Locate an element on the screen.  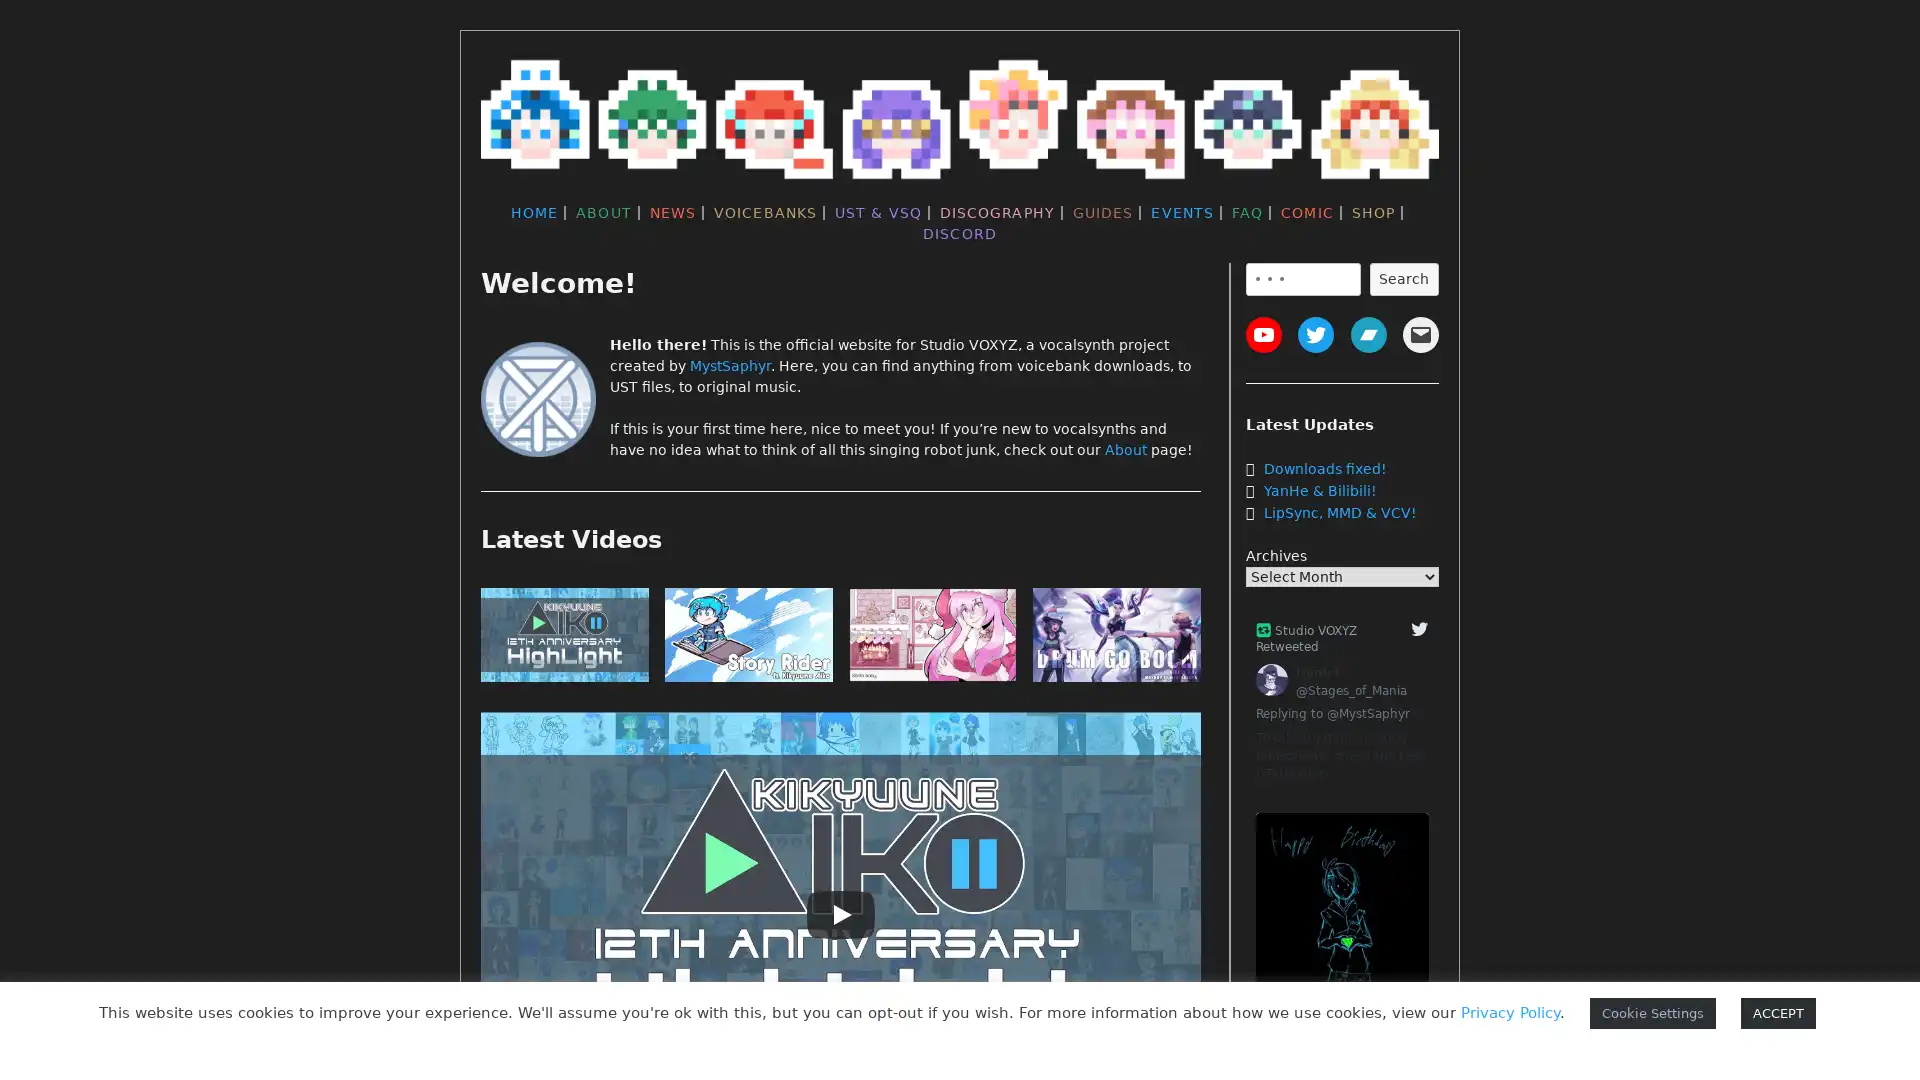
play is located at coordinates (747, 639).